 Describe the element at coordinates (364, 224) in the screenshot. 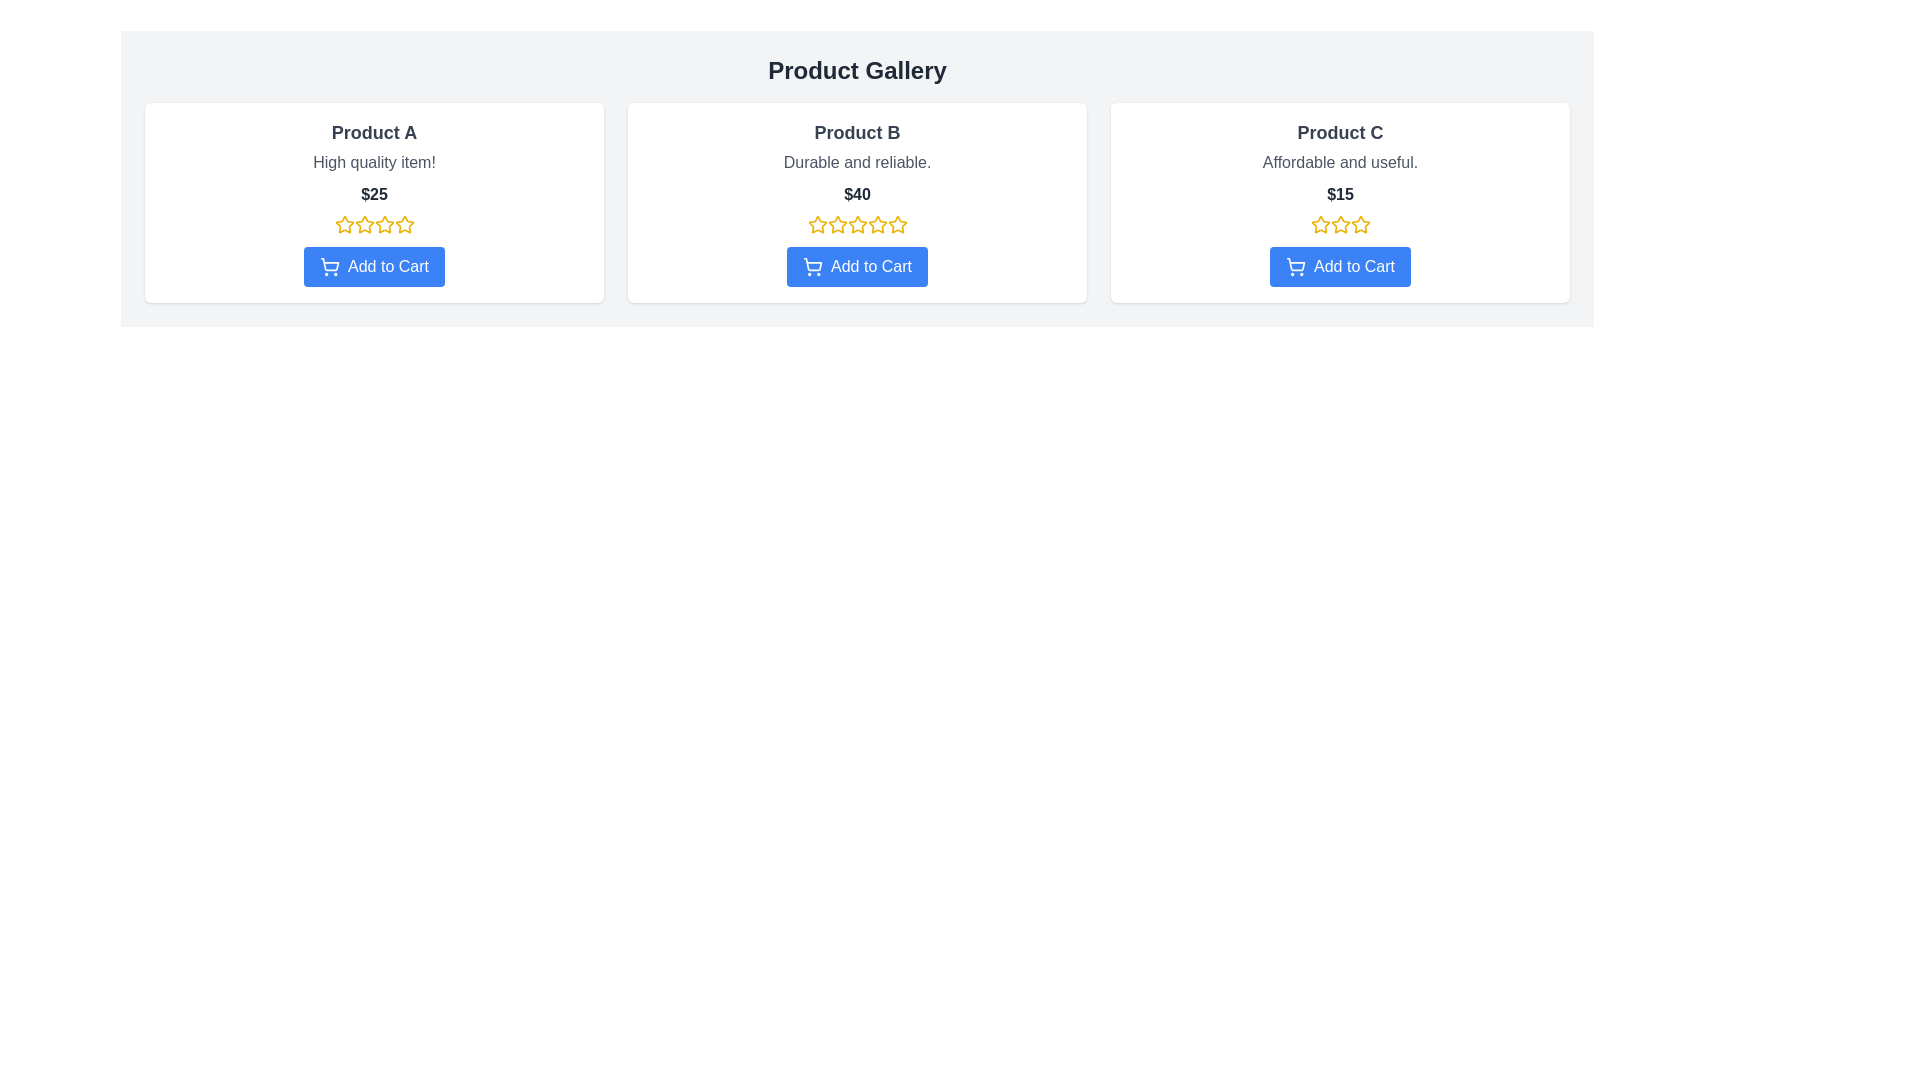

I see `the second star icon in the 5-star rating system for 'Product A' to provide a 2-star rating` at that location.